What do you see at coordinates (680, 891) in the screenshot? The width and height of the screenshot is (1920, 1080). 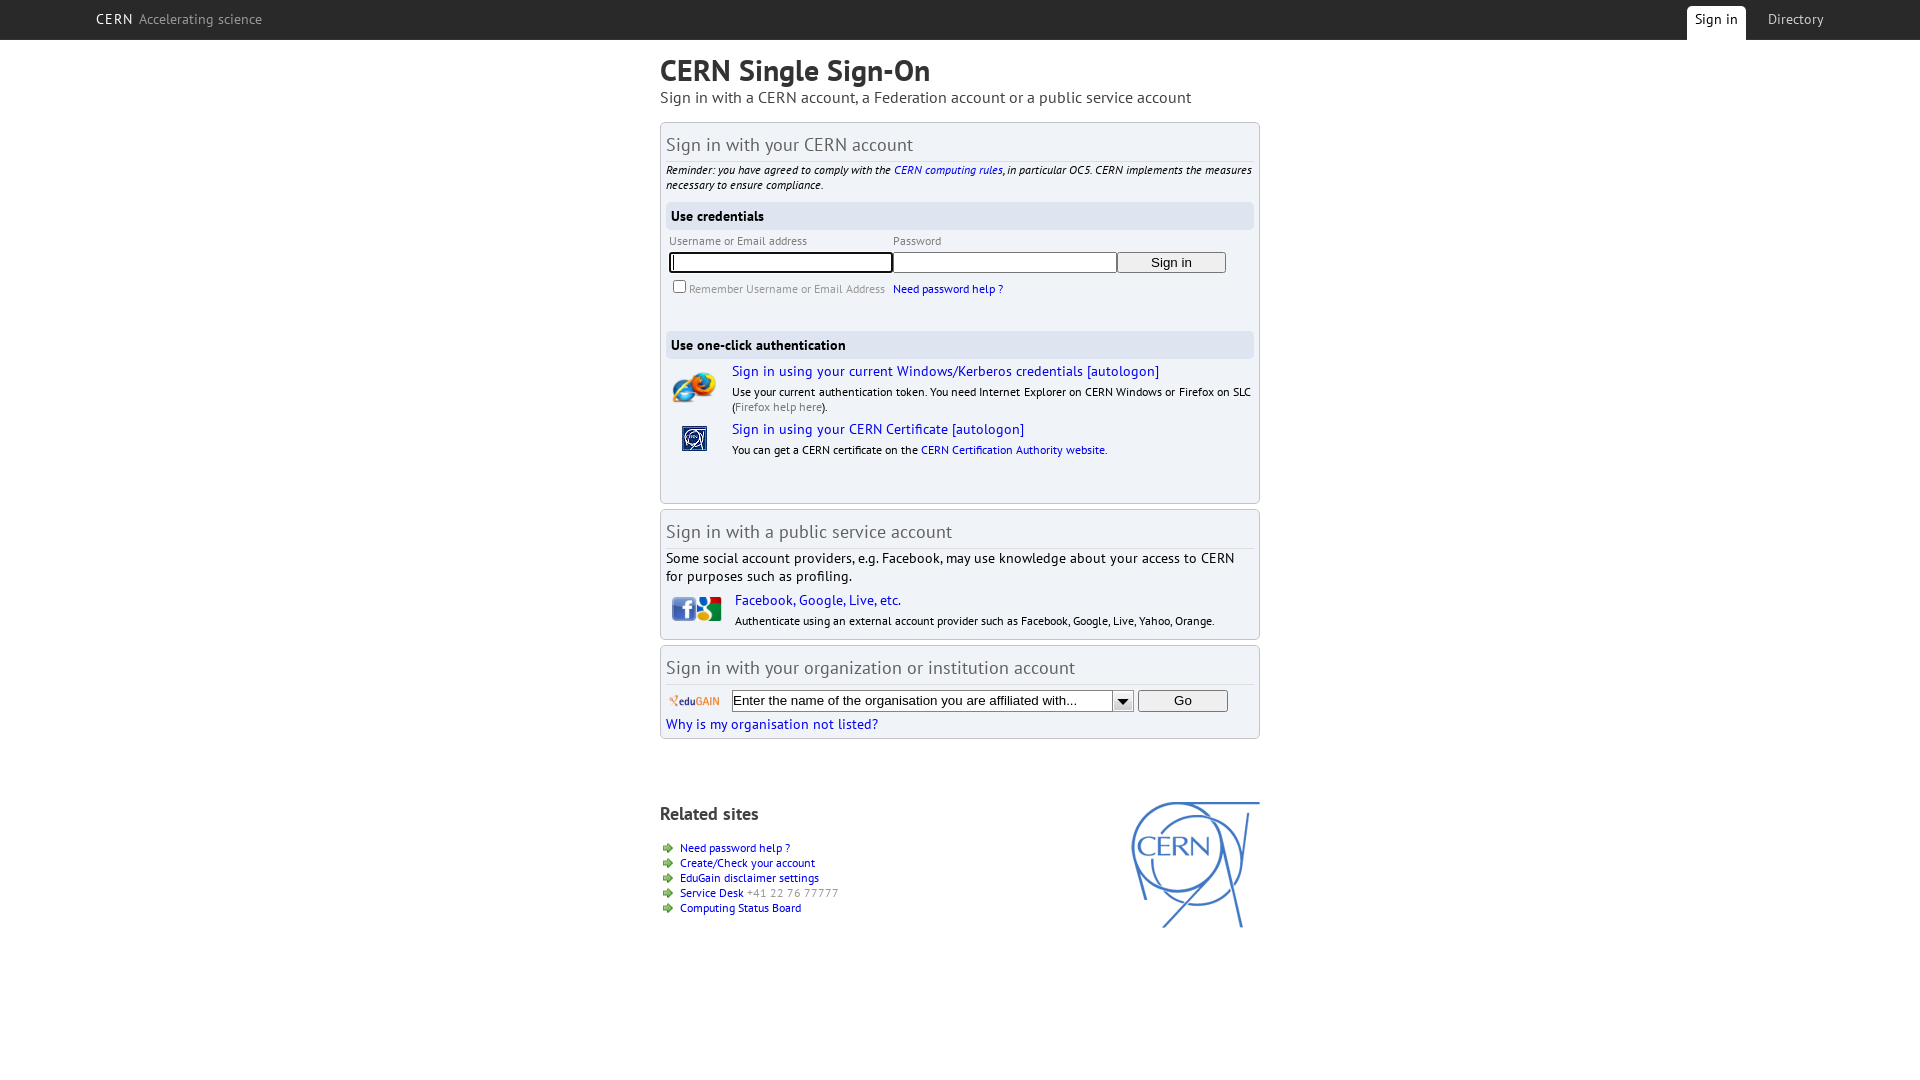 I see `'Service Desk'` at bounding box center [680, 891].